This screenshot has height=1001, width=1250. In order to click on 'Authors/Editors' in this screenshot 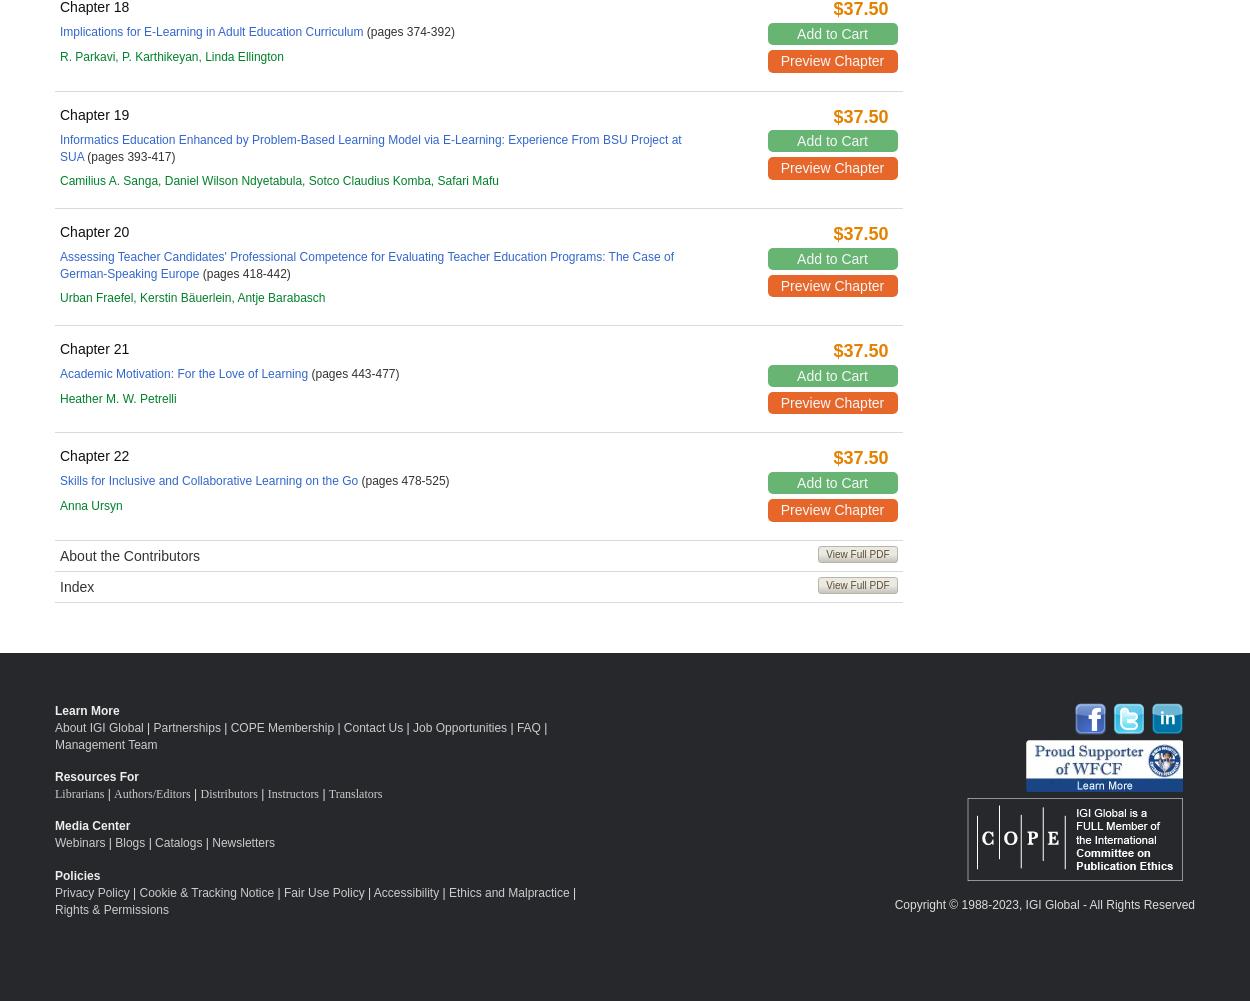, I will do `click(152, 792)`.